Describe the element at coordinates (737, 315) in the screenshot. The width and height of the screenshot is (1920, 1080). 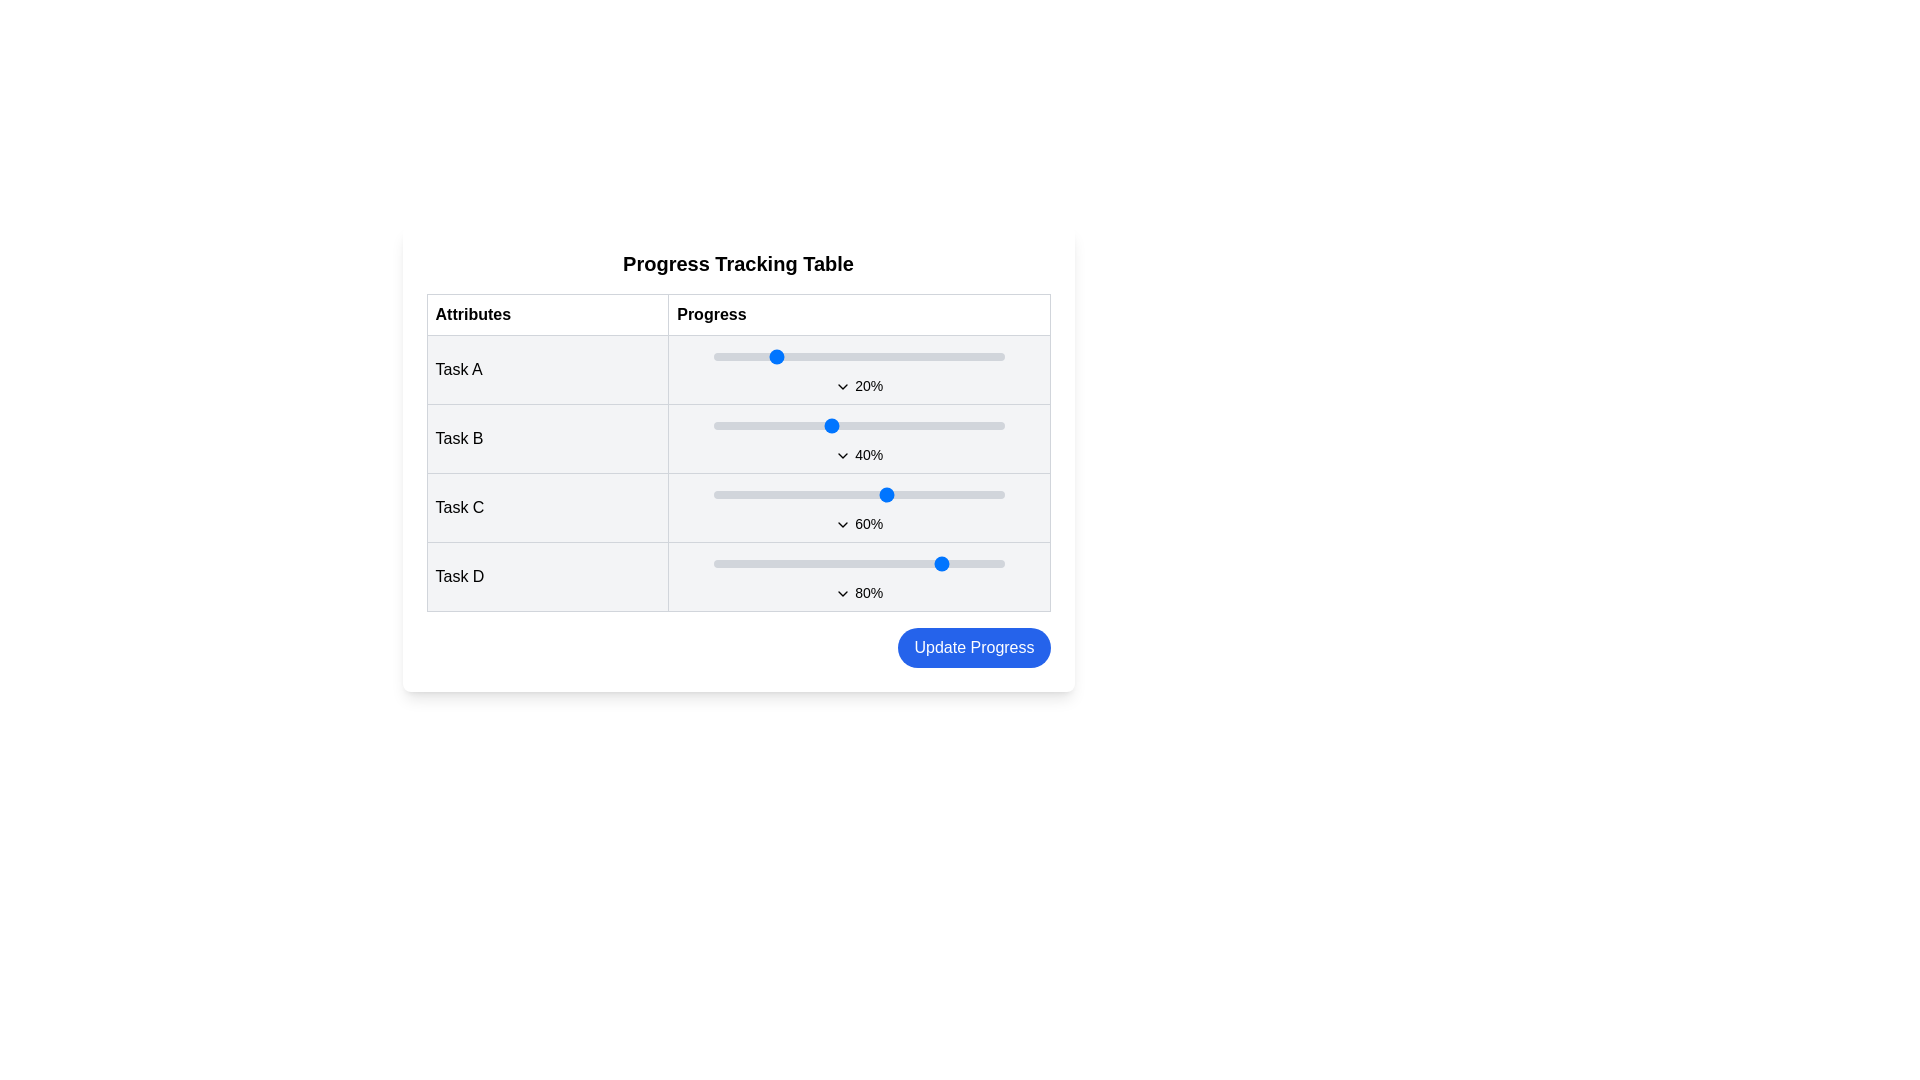
I see `the Table Header element that contains the 'Attributes' and 'Progress' columns, which is positioned at the top of the progress tracking table layout` at that location.